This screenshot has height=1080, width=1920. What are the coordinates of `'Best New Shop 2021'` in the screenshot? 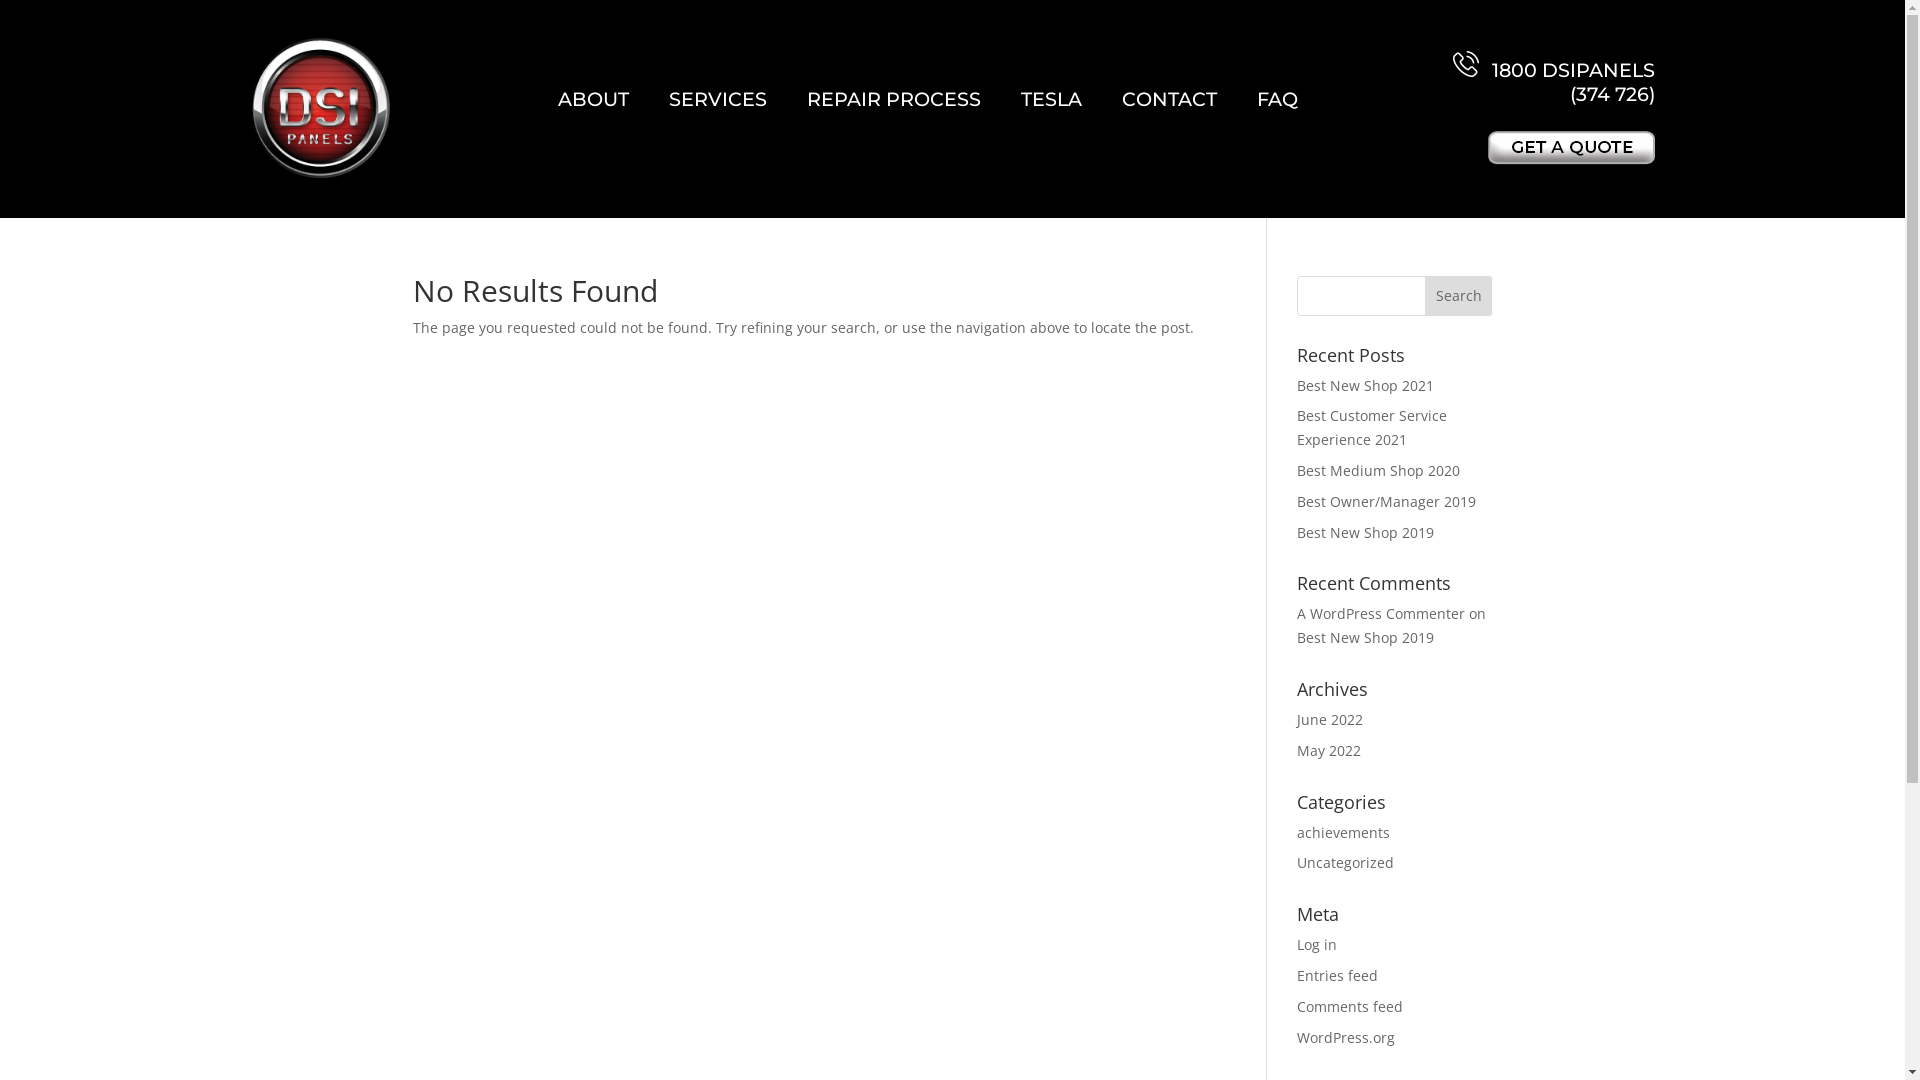 It's located at (1364, 385).